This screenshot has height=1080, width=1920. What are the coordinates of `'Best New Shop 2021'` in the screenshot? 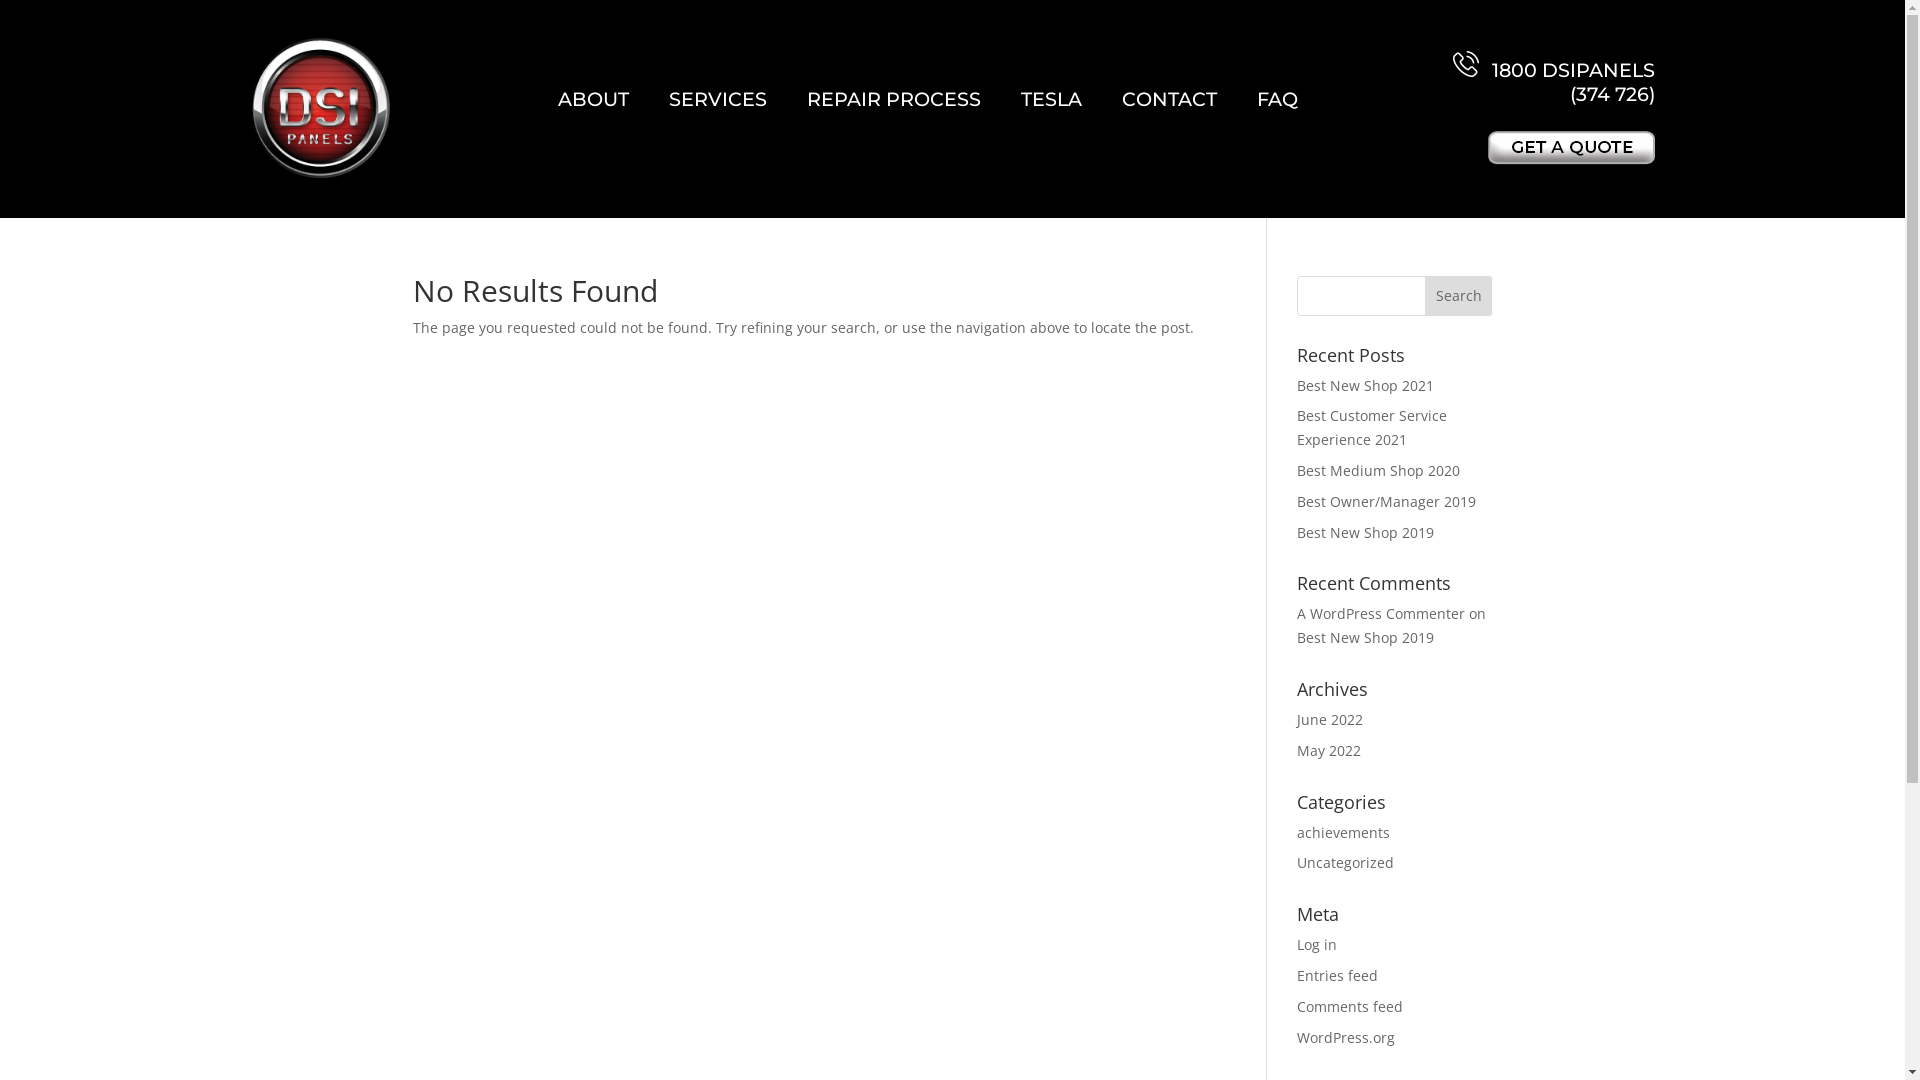 It's located at (1364, 385).